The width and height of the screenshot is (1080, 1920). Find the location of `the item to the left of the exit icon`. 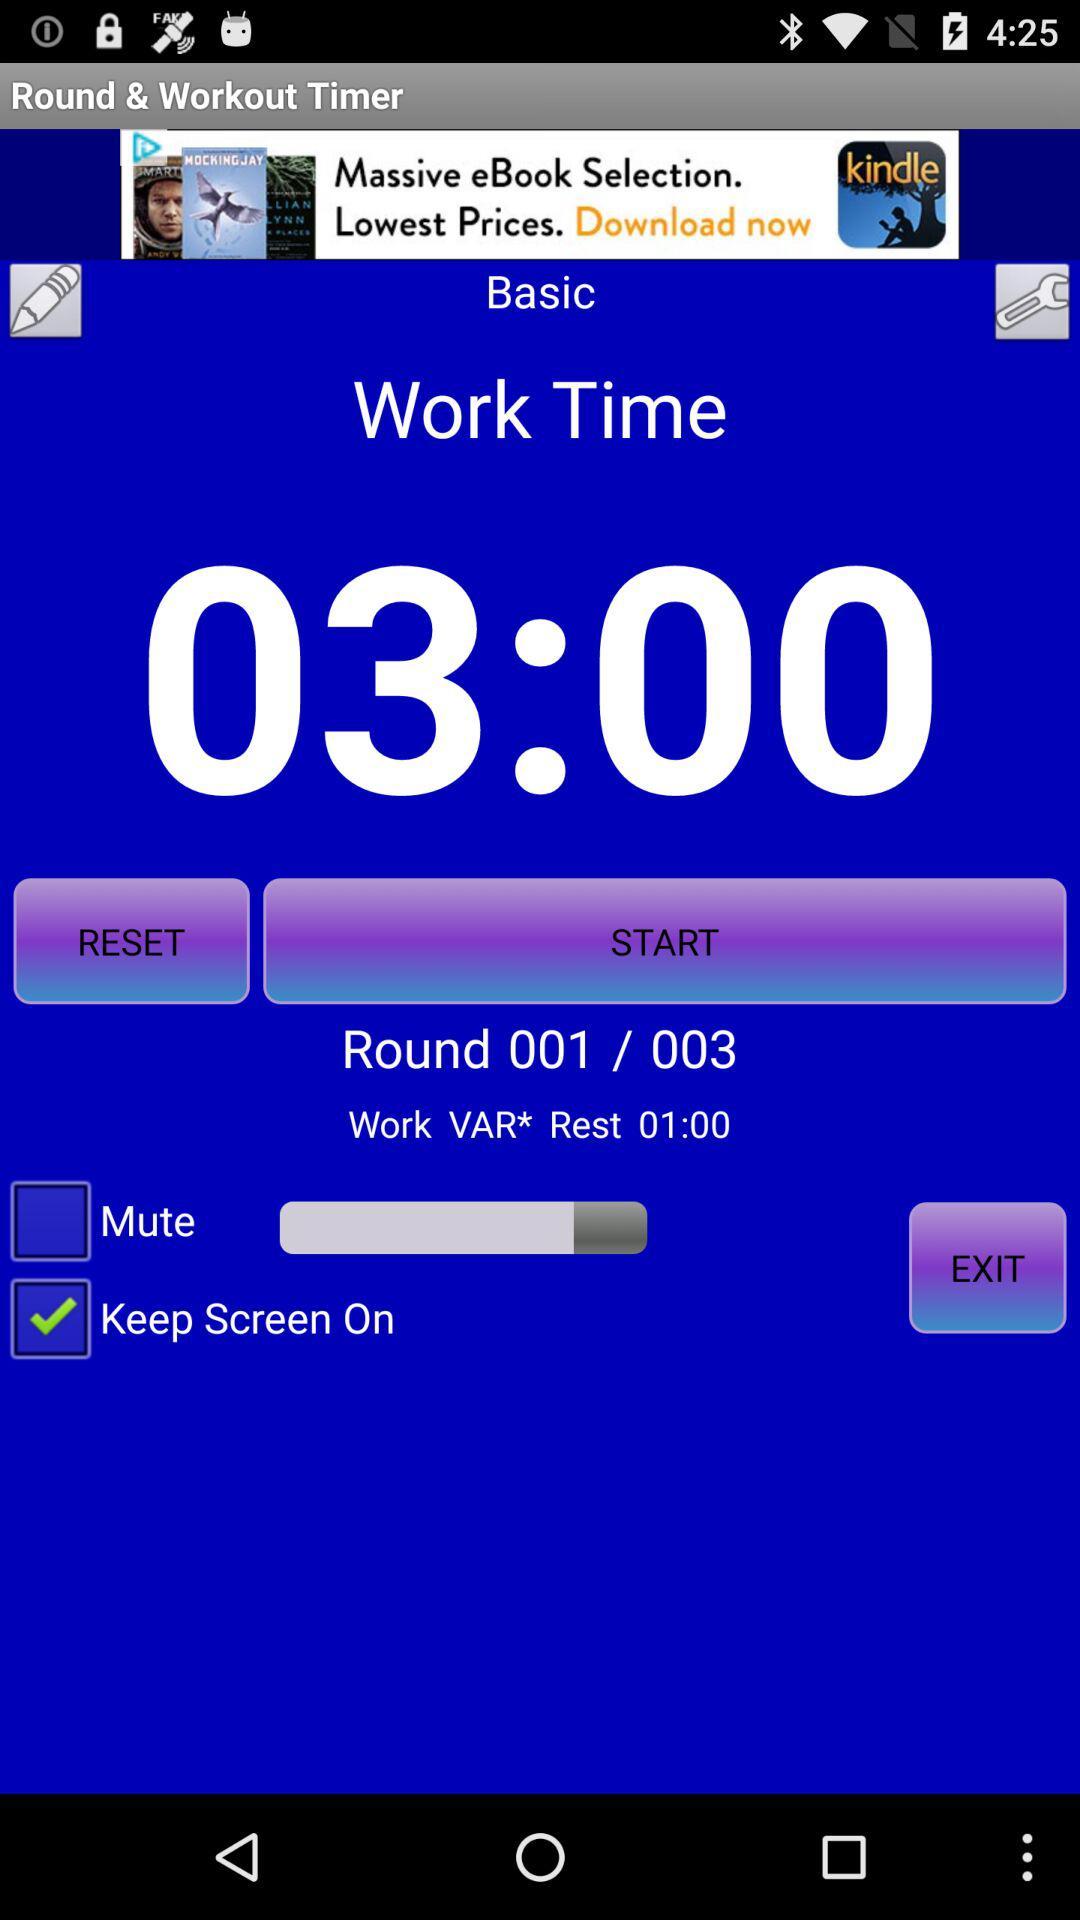

the item to the left of the exit icon is located at coordinates (197, 1316).